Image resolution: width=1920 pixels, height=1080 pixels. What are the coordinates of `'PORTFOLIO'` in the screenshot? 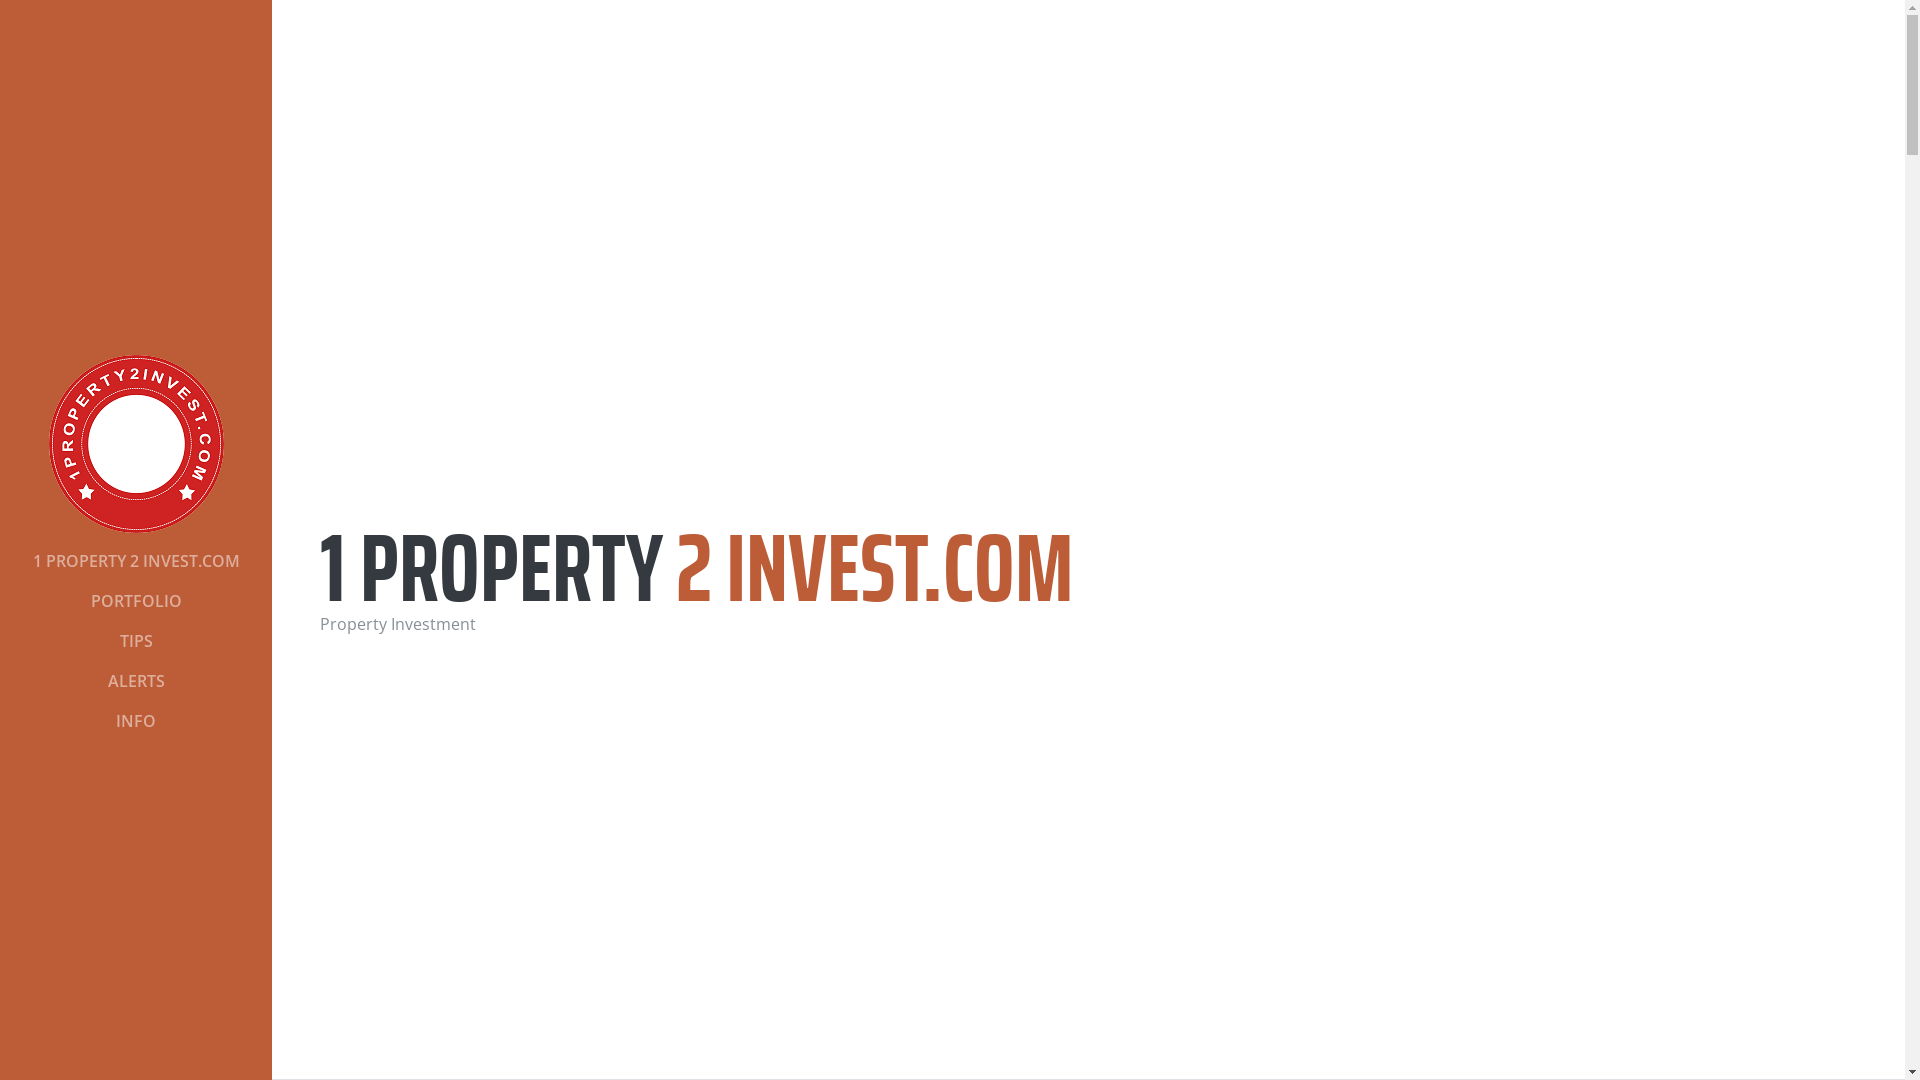 It's located at (134, 600).